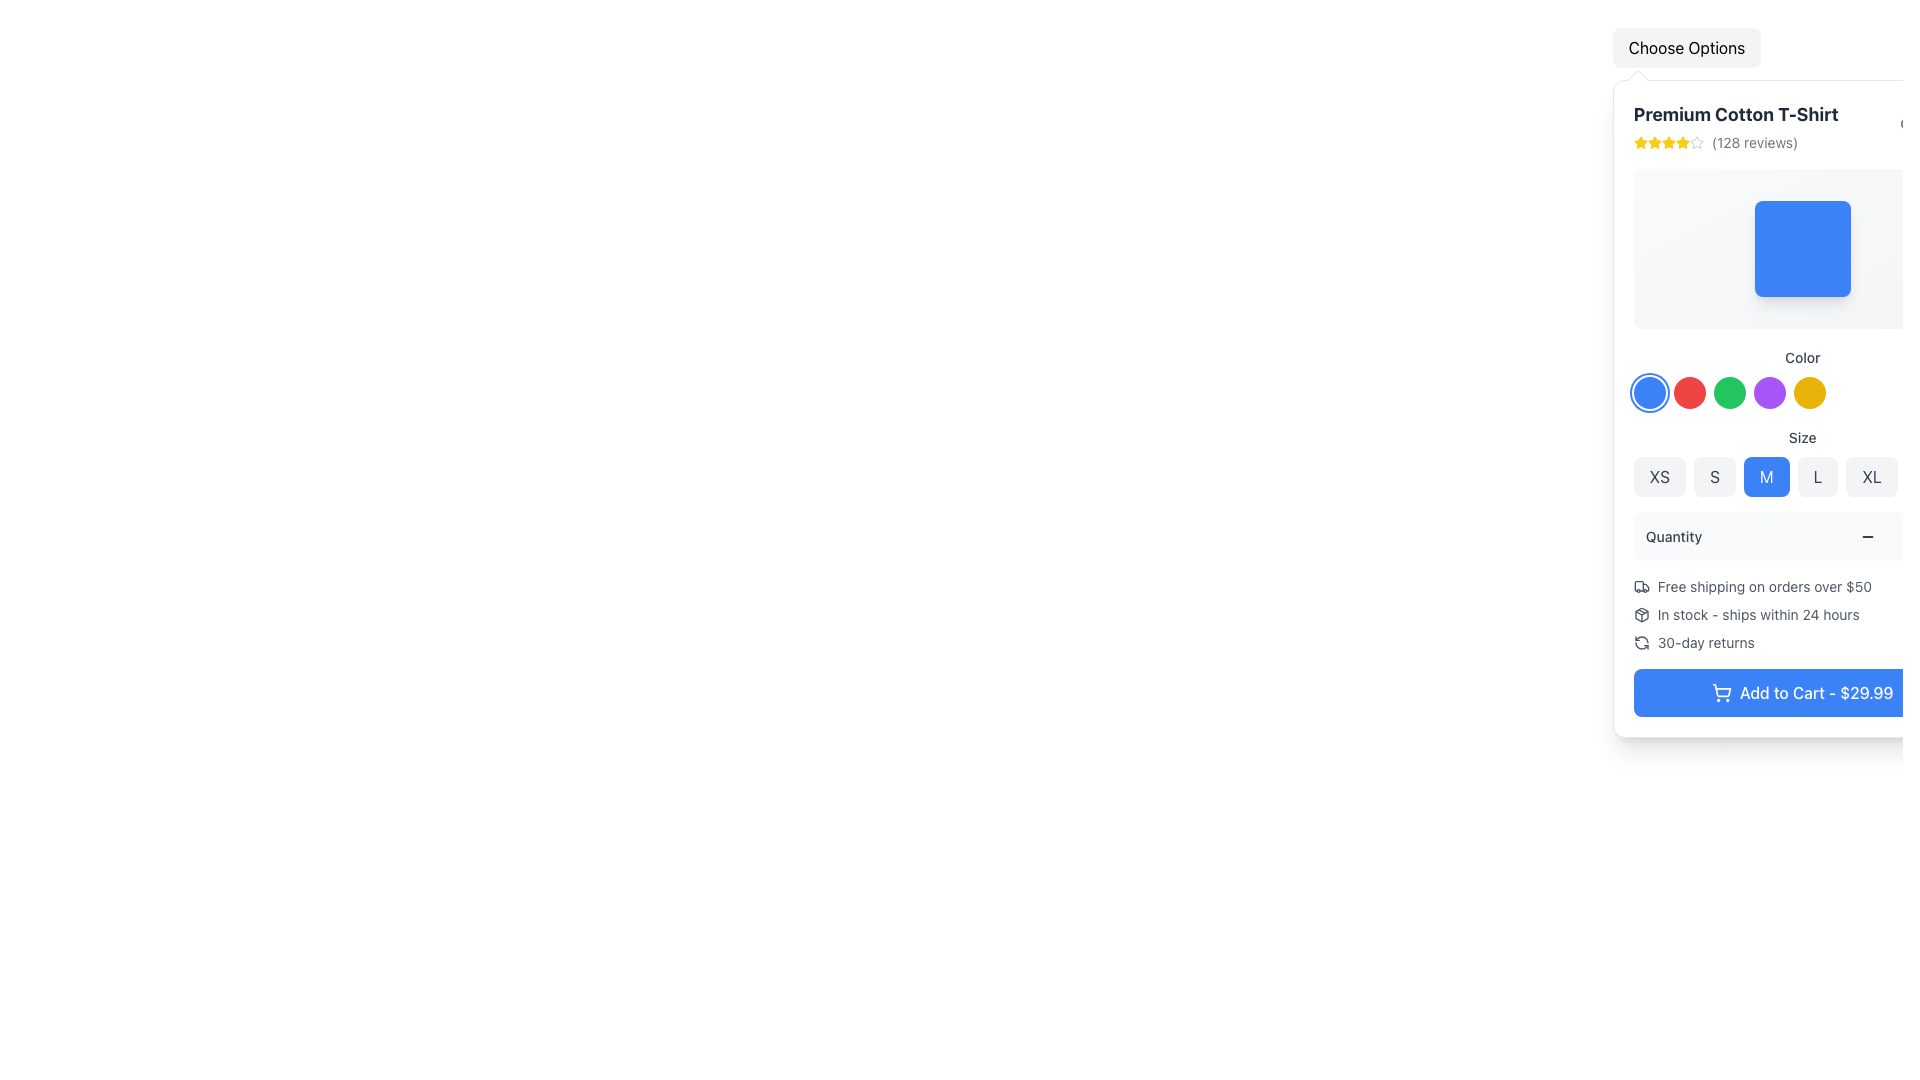  I want to click on the second yellow star icon in the product rating display, so click(1668, 141).